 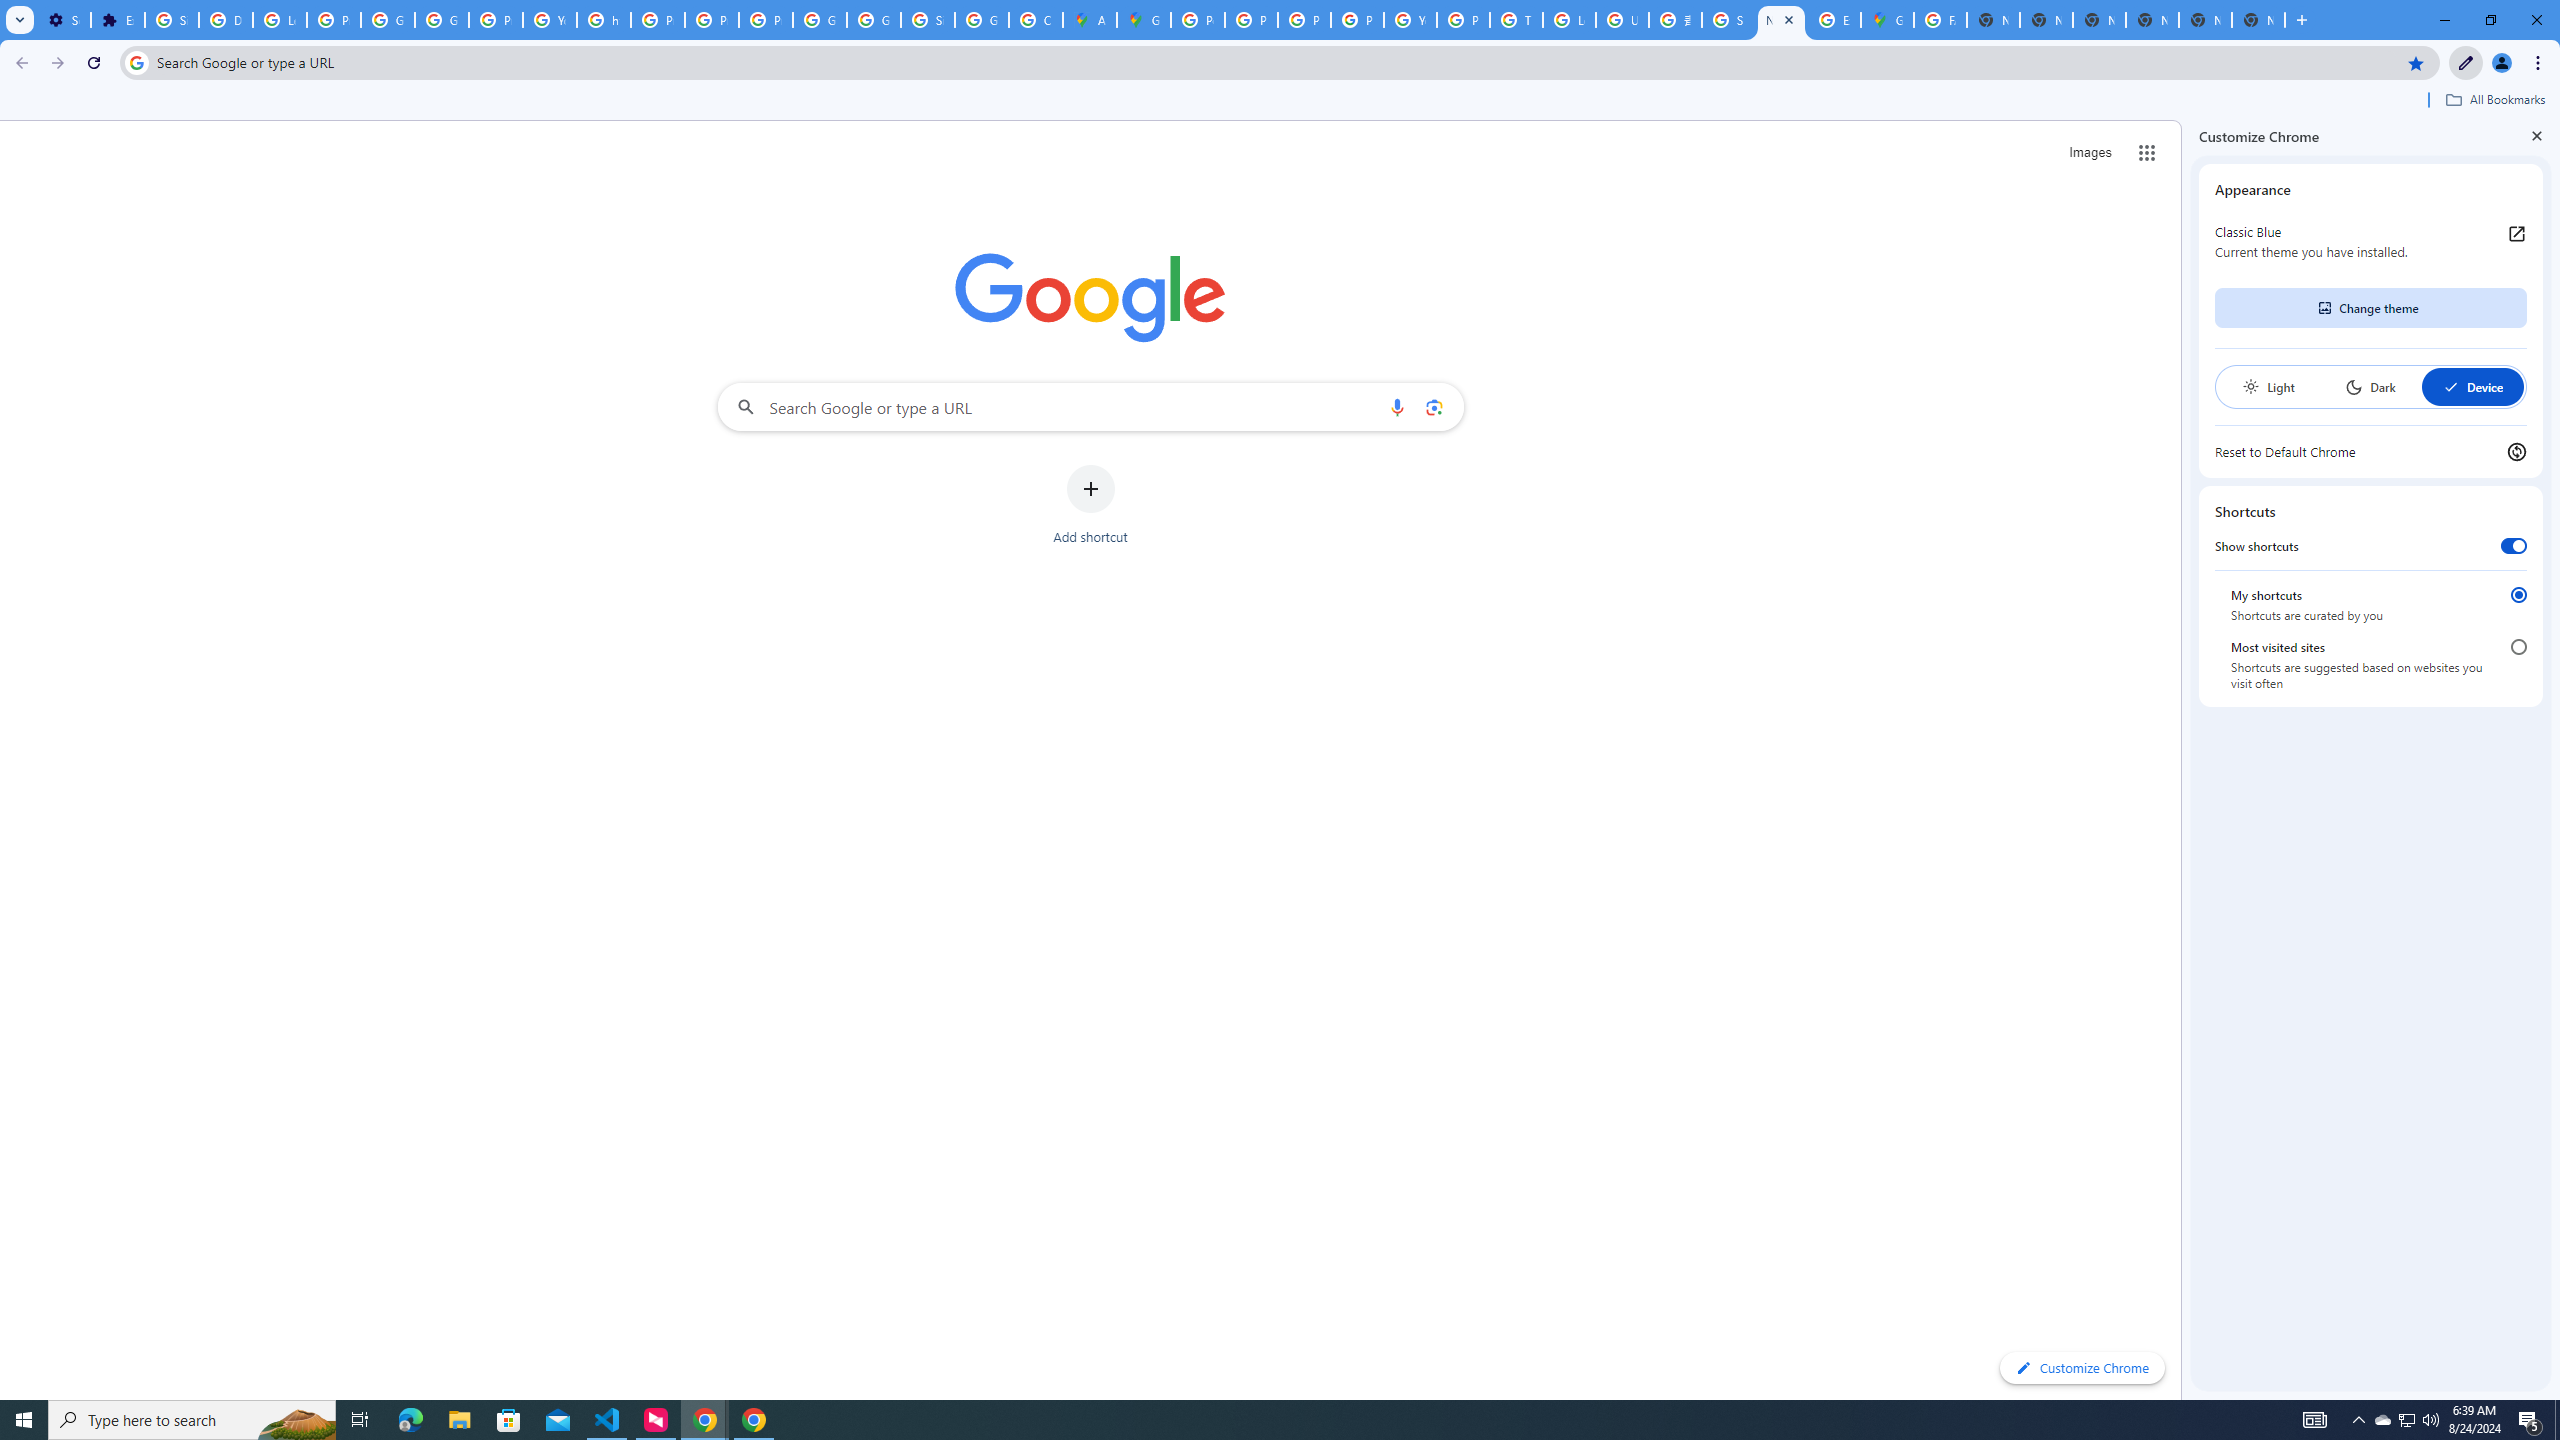 I want to click on 'Privacy Help Center - Policies Help', so click(x=1251, y=19).